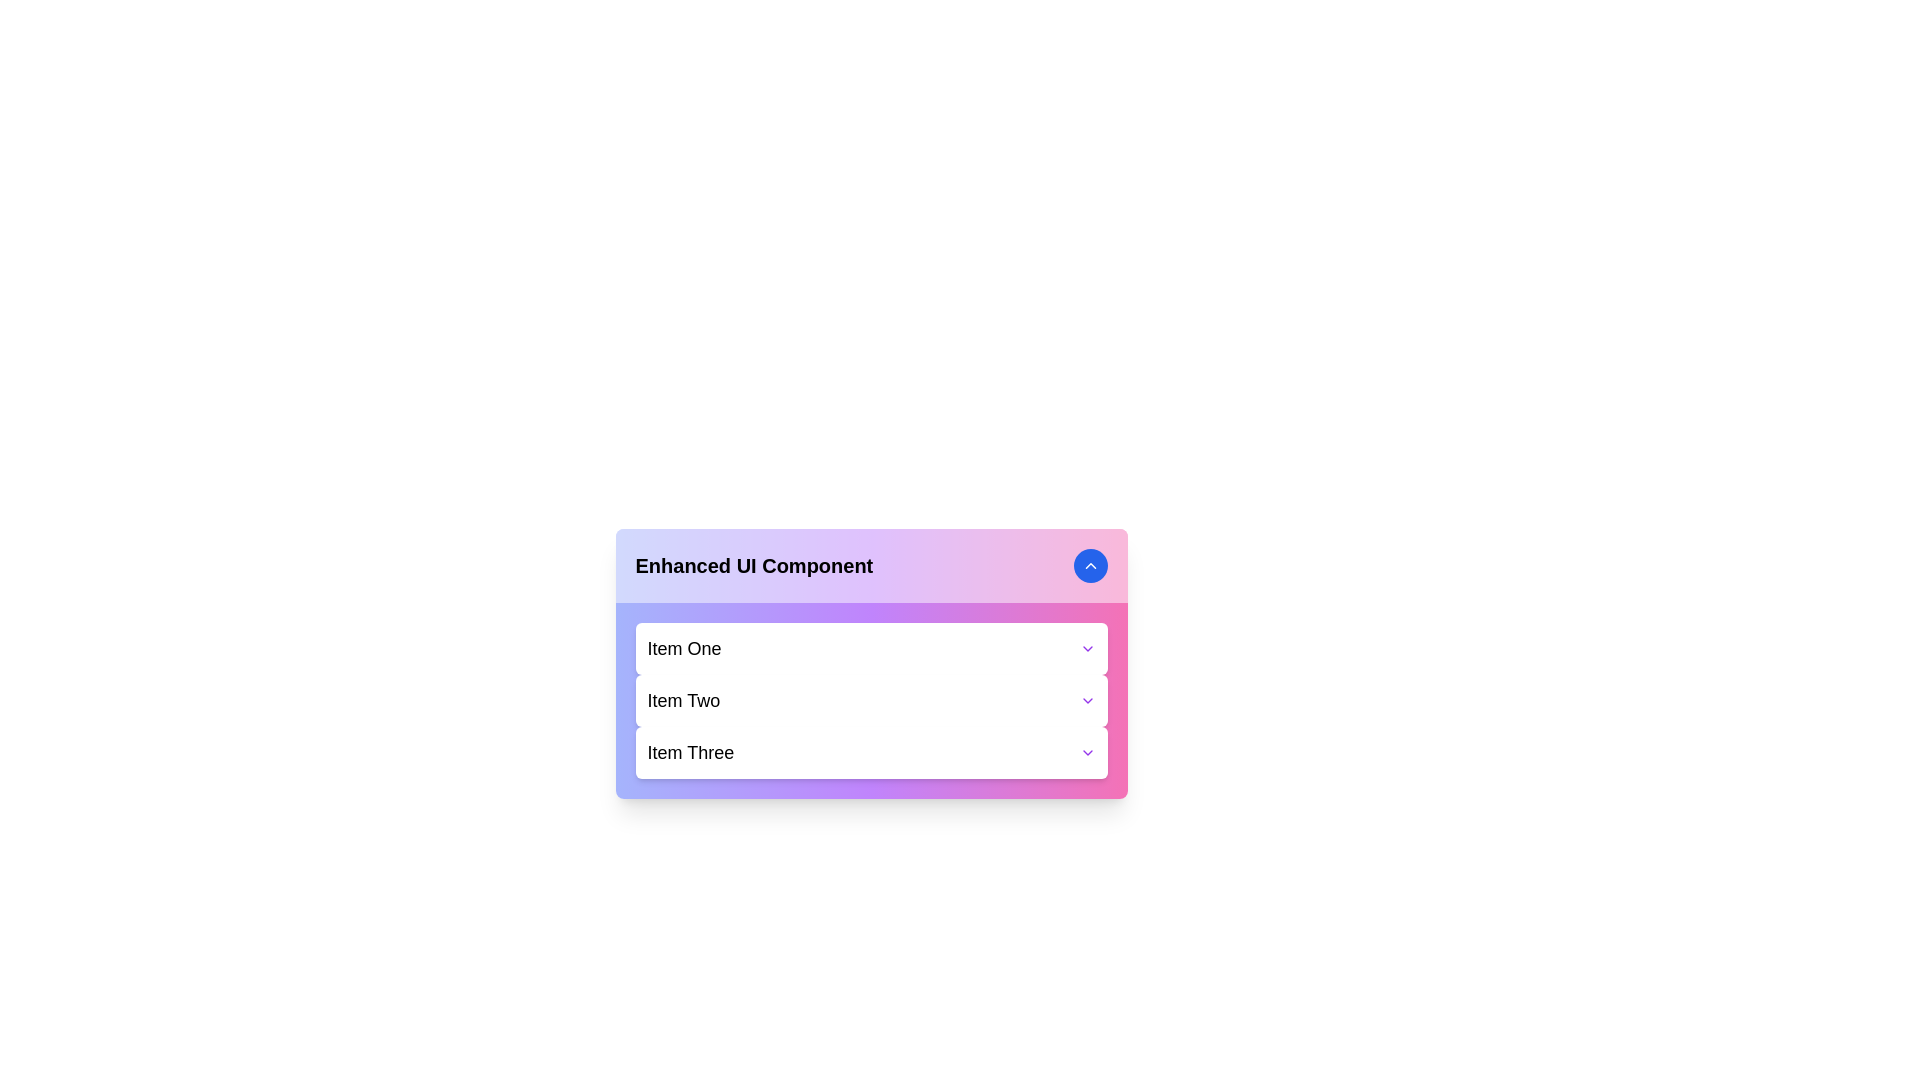 This screenshot has width=1920, height=1080. I want to click on text header labeled 'Item One' which is displayed in a large, medium-weight font and styled in plain black color, positioned at the top of a vertically stacked list inside a dropdown-like menu, so click(684, 648).